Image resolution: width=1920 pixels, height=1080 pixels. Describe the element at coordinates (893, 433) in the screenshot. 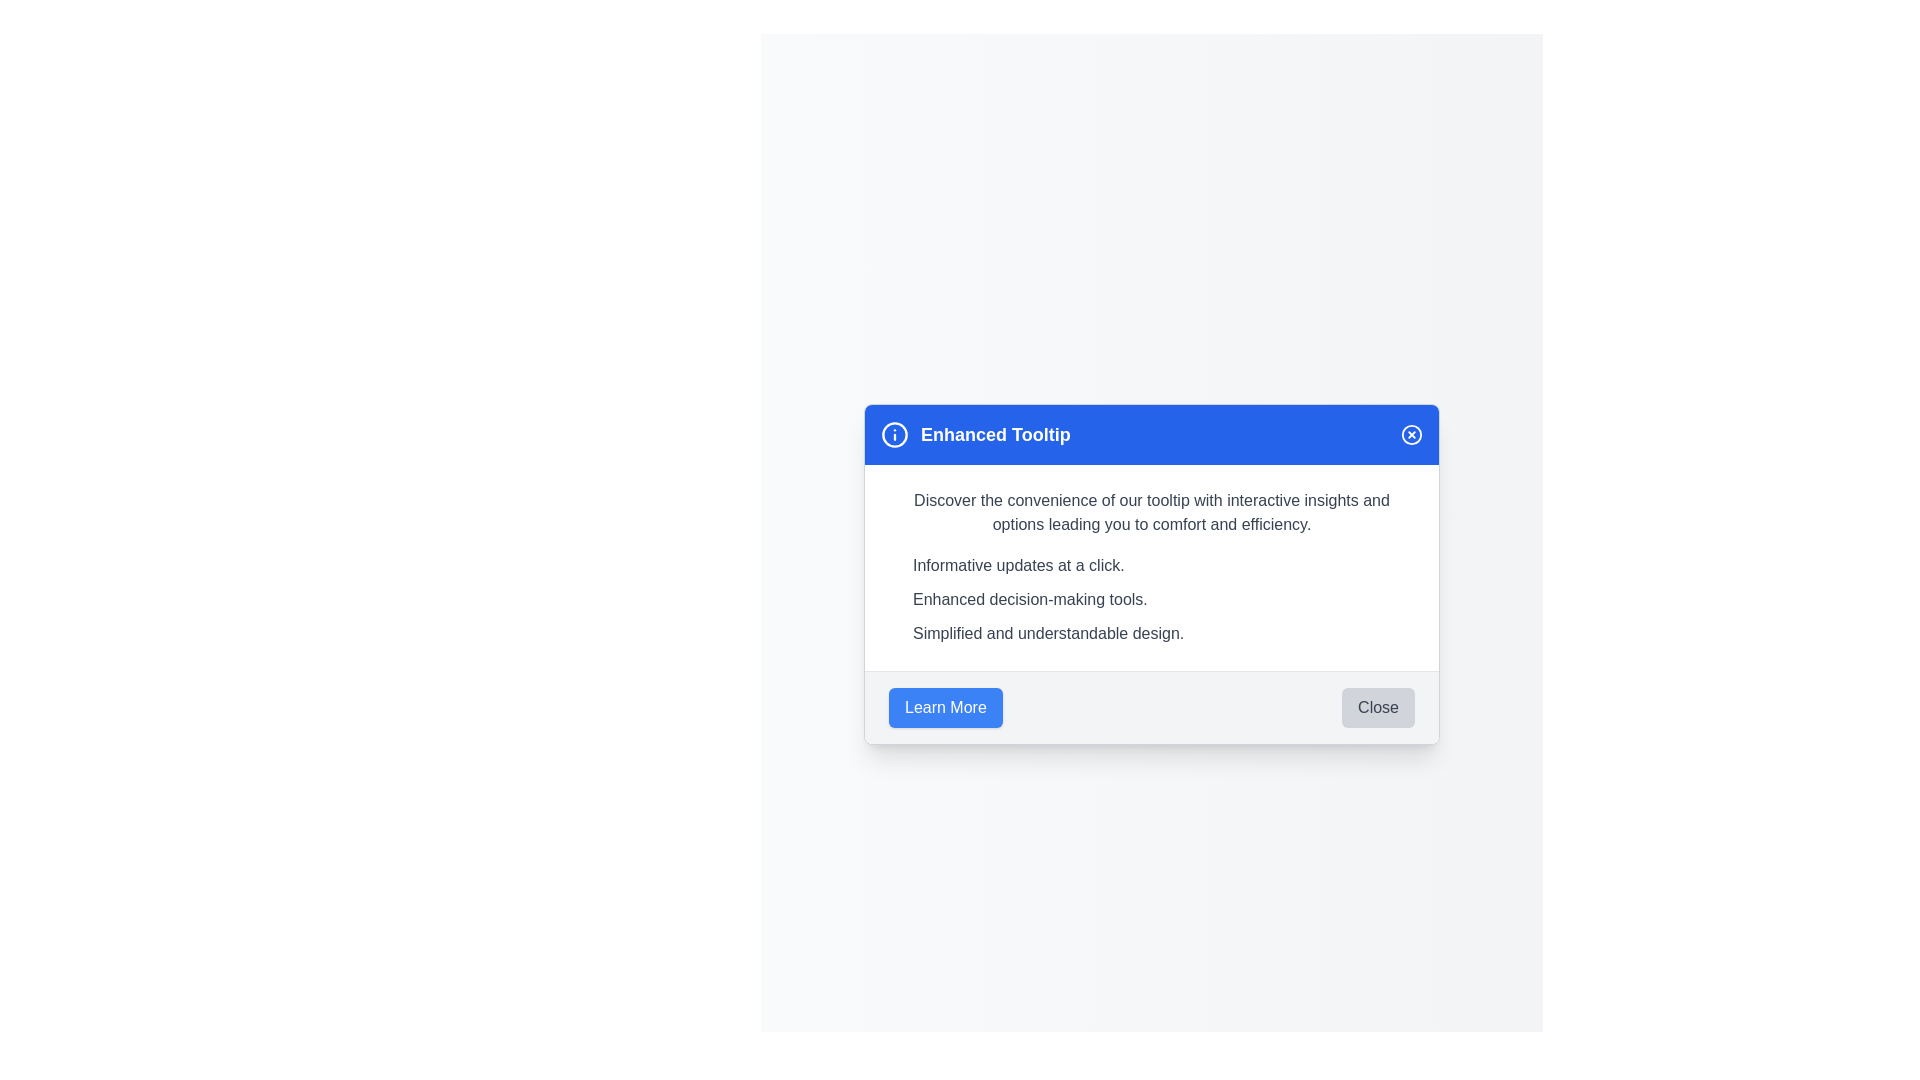

I see `the SVG Circle Graphic with a blue outline that signifies information or notification, located to the left of the 'Enhanced Tooltip' text in the header` at that location.